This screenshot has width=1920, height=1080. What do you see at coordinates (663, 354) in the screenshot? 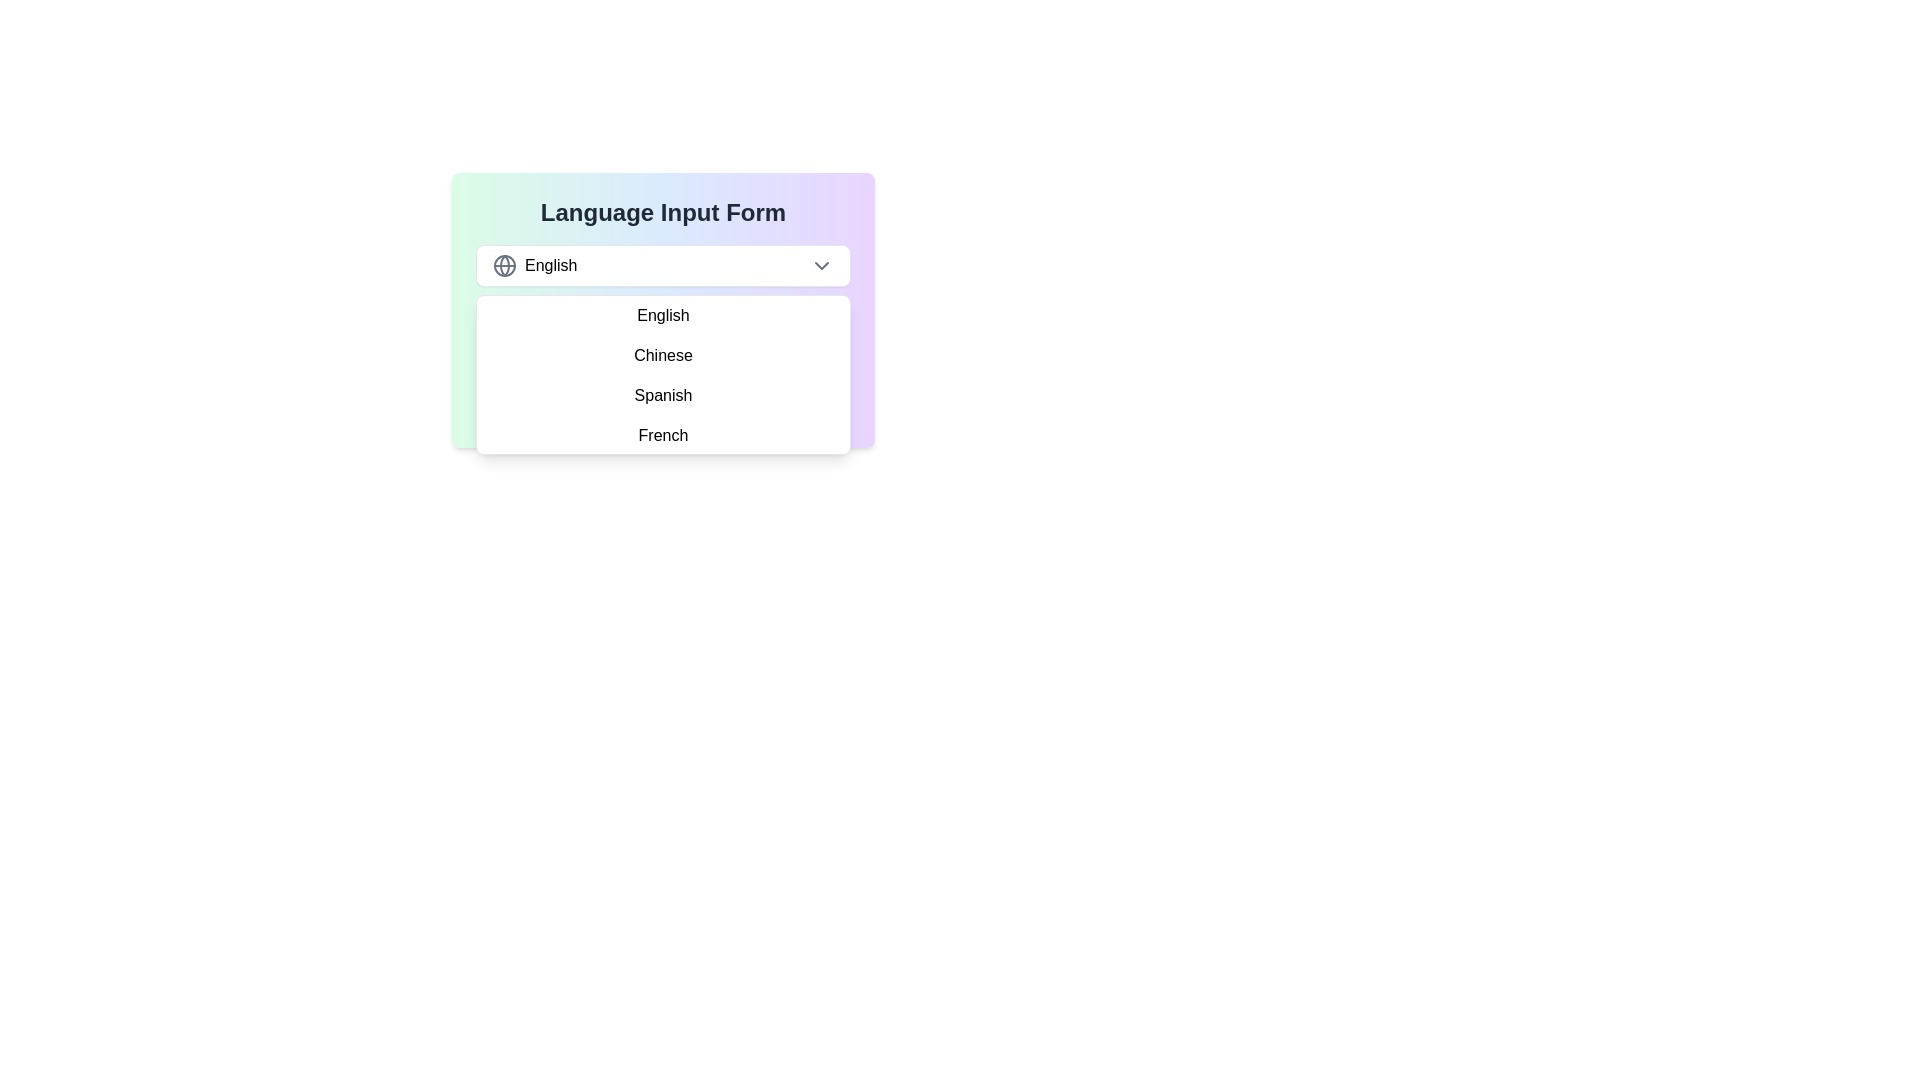
I see `the 'Chinese' option within the dropdown menu` at bounding box center [663, 354].